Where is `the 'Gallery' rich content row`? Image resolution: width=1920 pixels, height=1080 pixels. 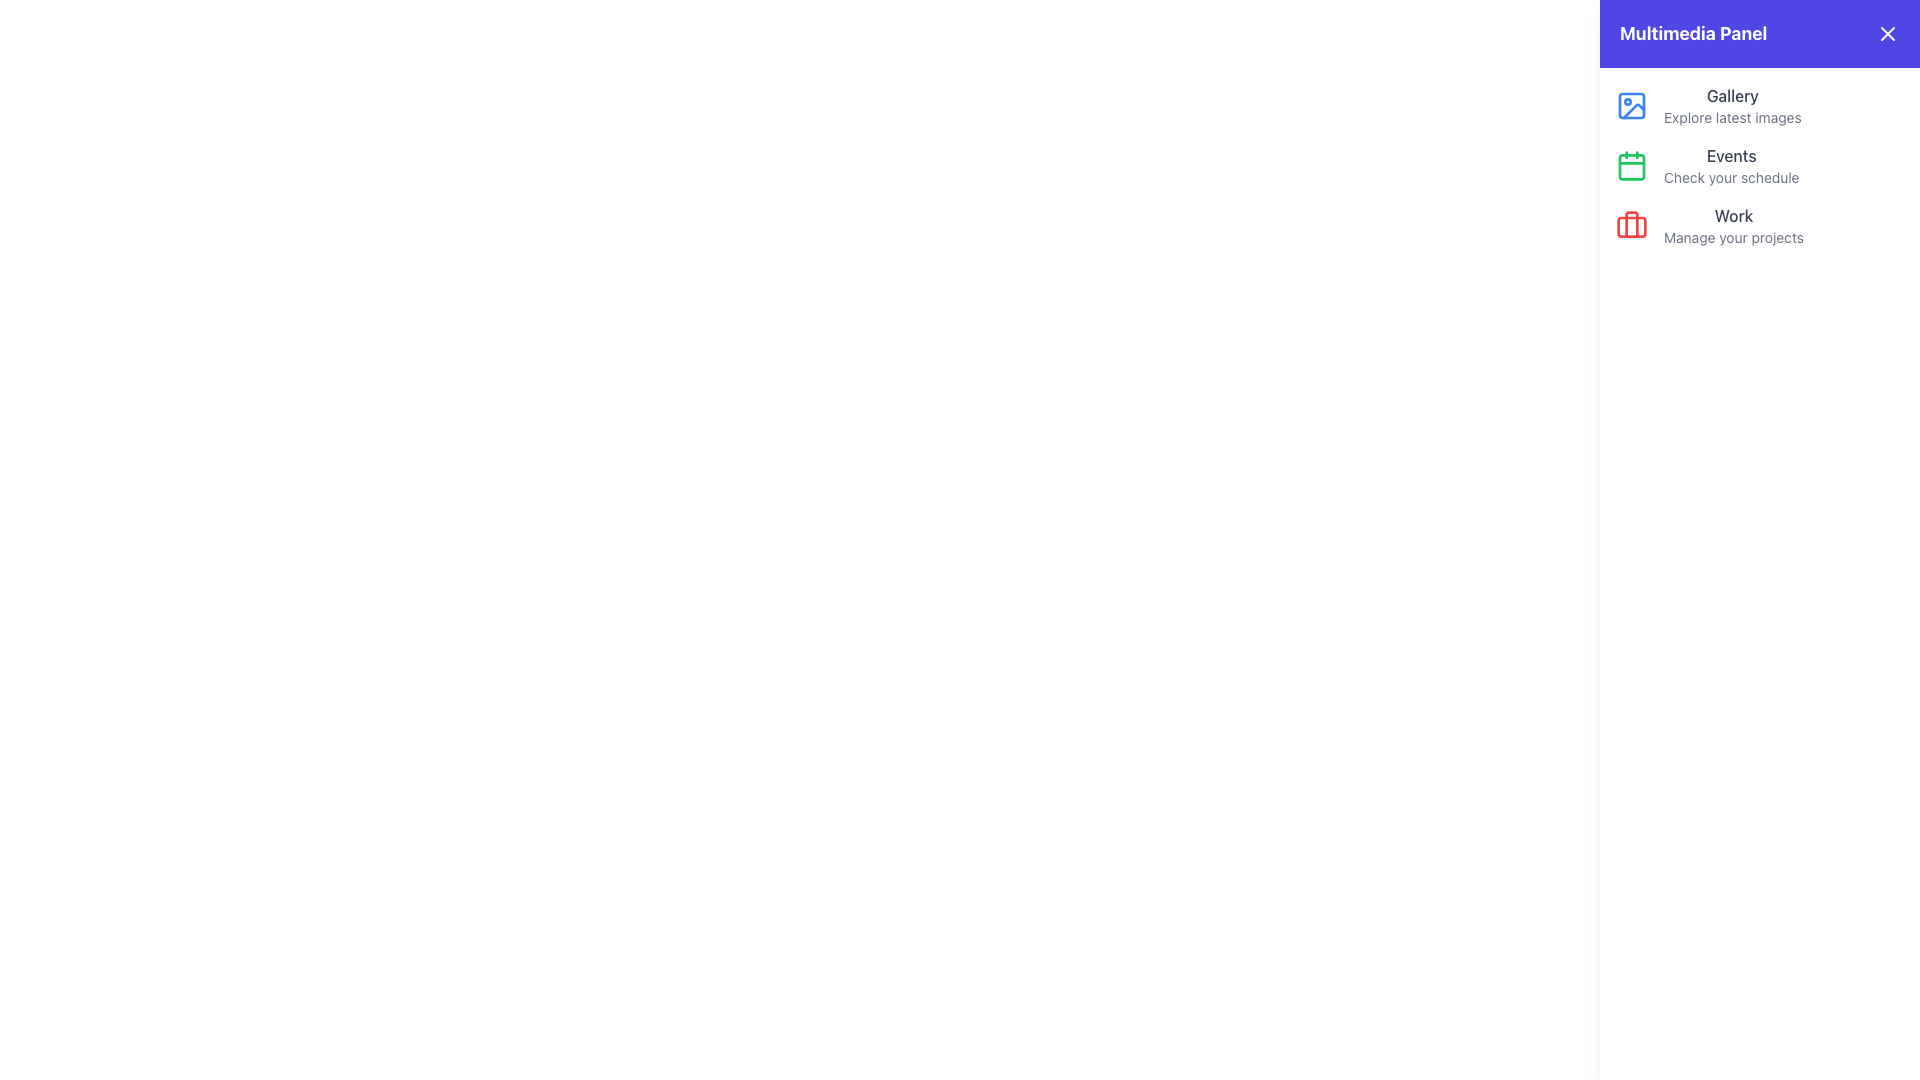
the 'Gallery' rich content row is located at coordinates (1760, 105).